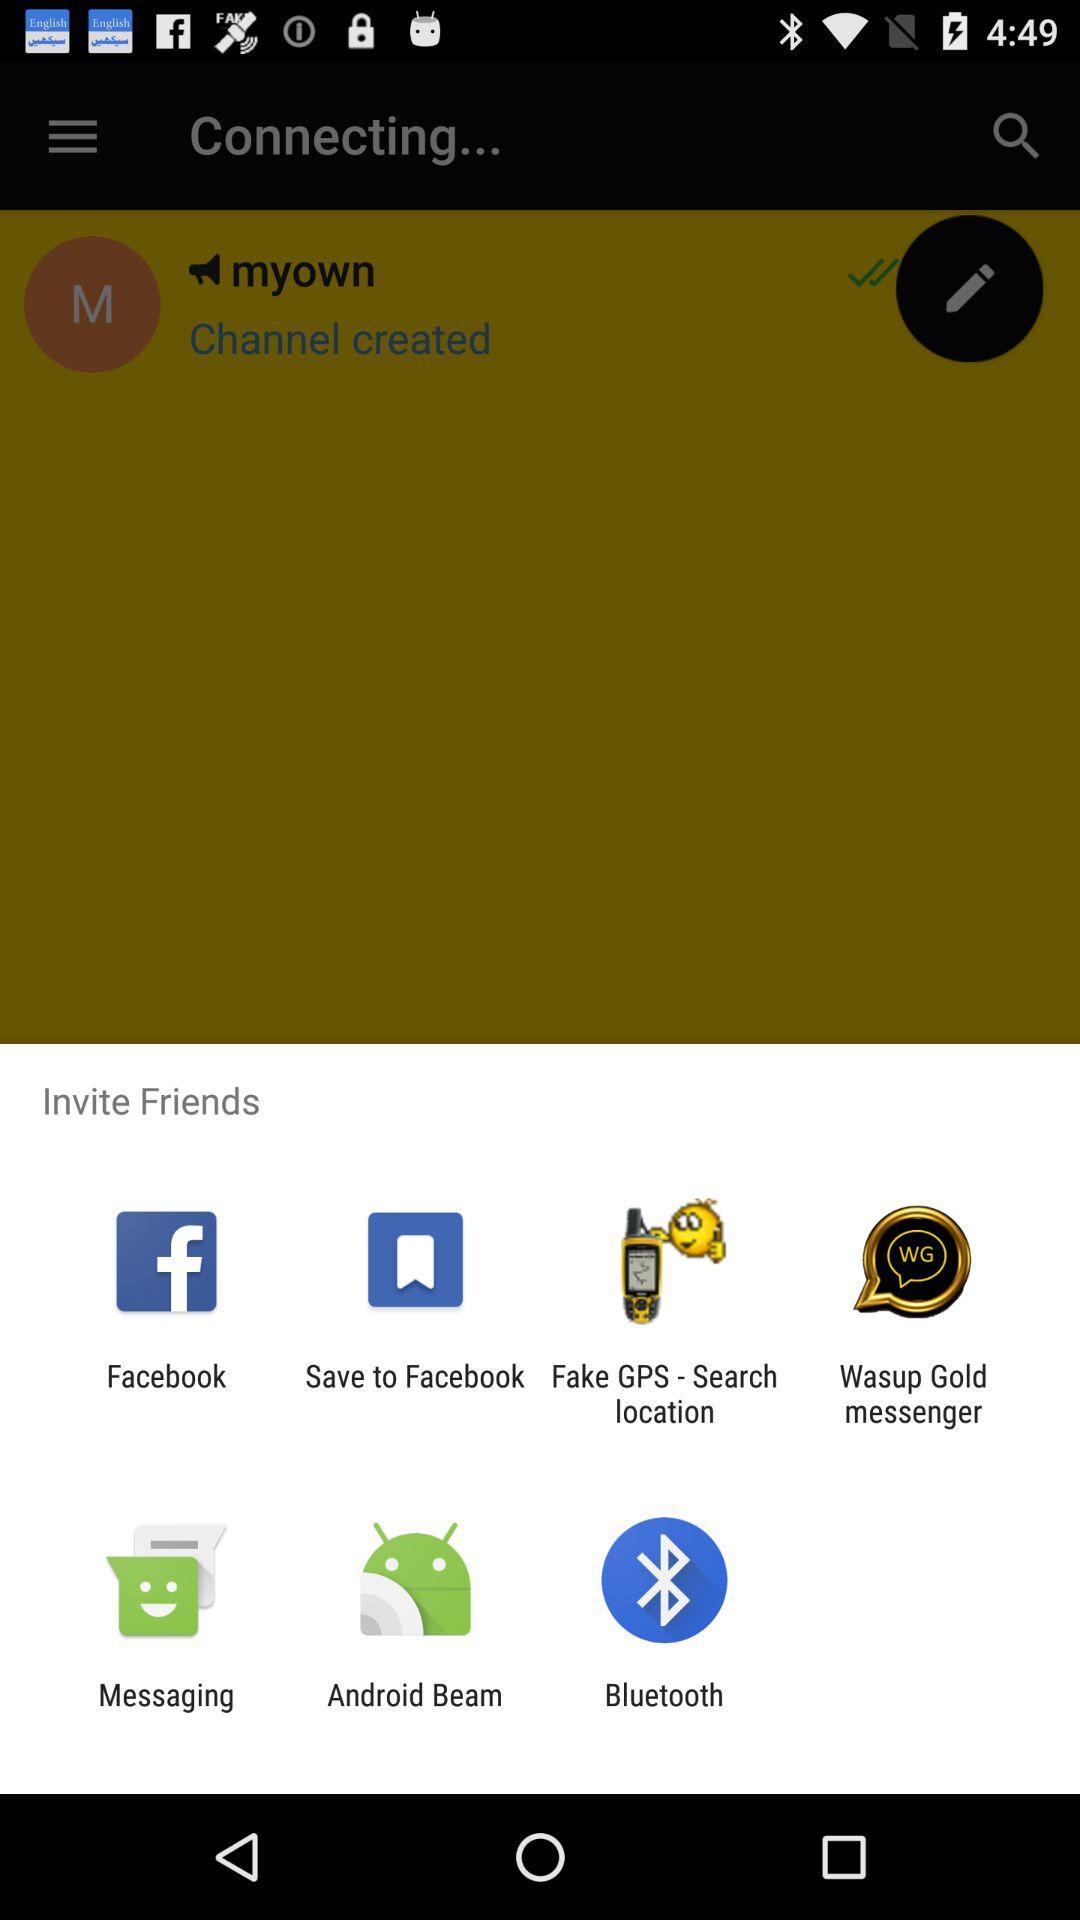  I want to click on app to the right of save to facebook app, so click(664, 1392).